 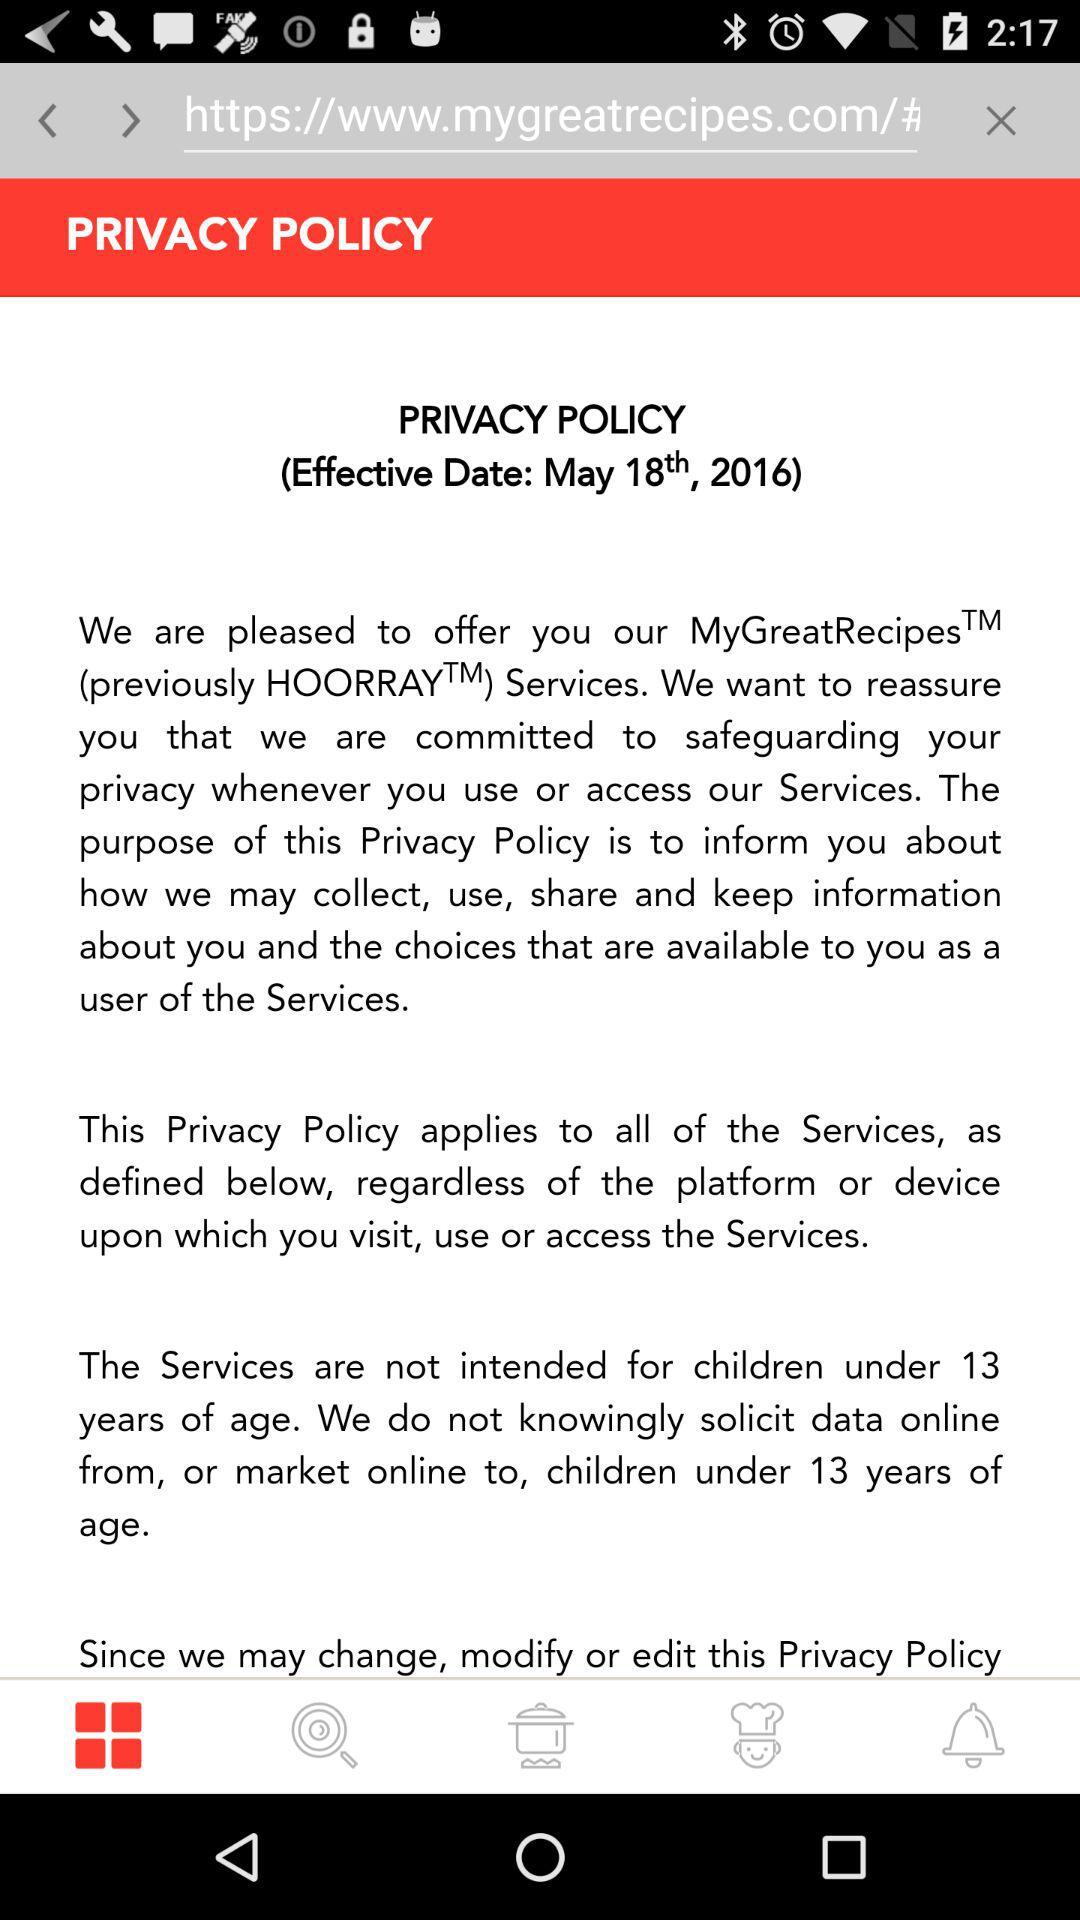 What do you see at coordinates (1001, 119) in the screenshot?
I see `cut option` at bounding box center [1001, 119].